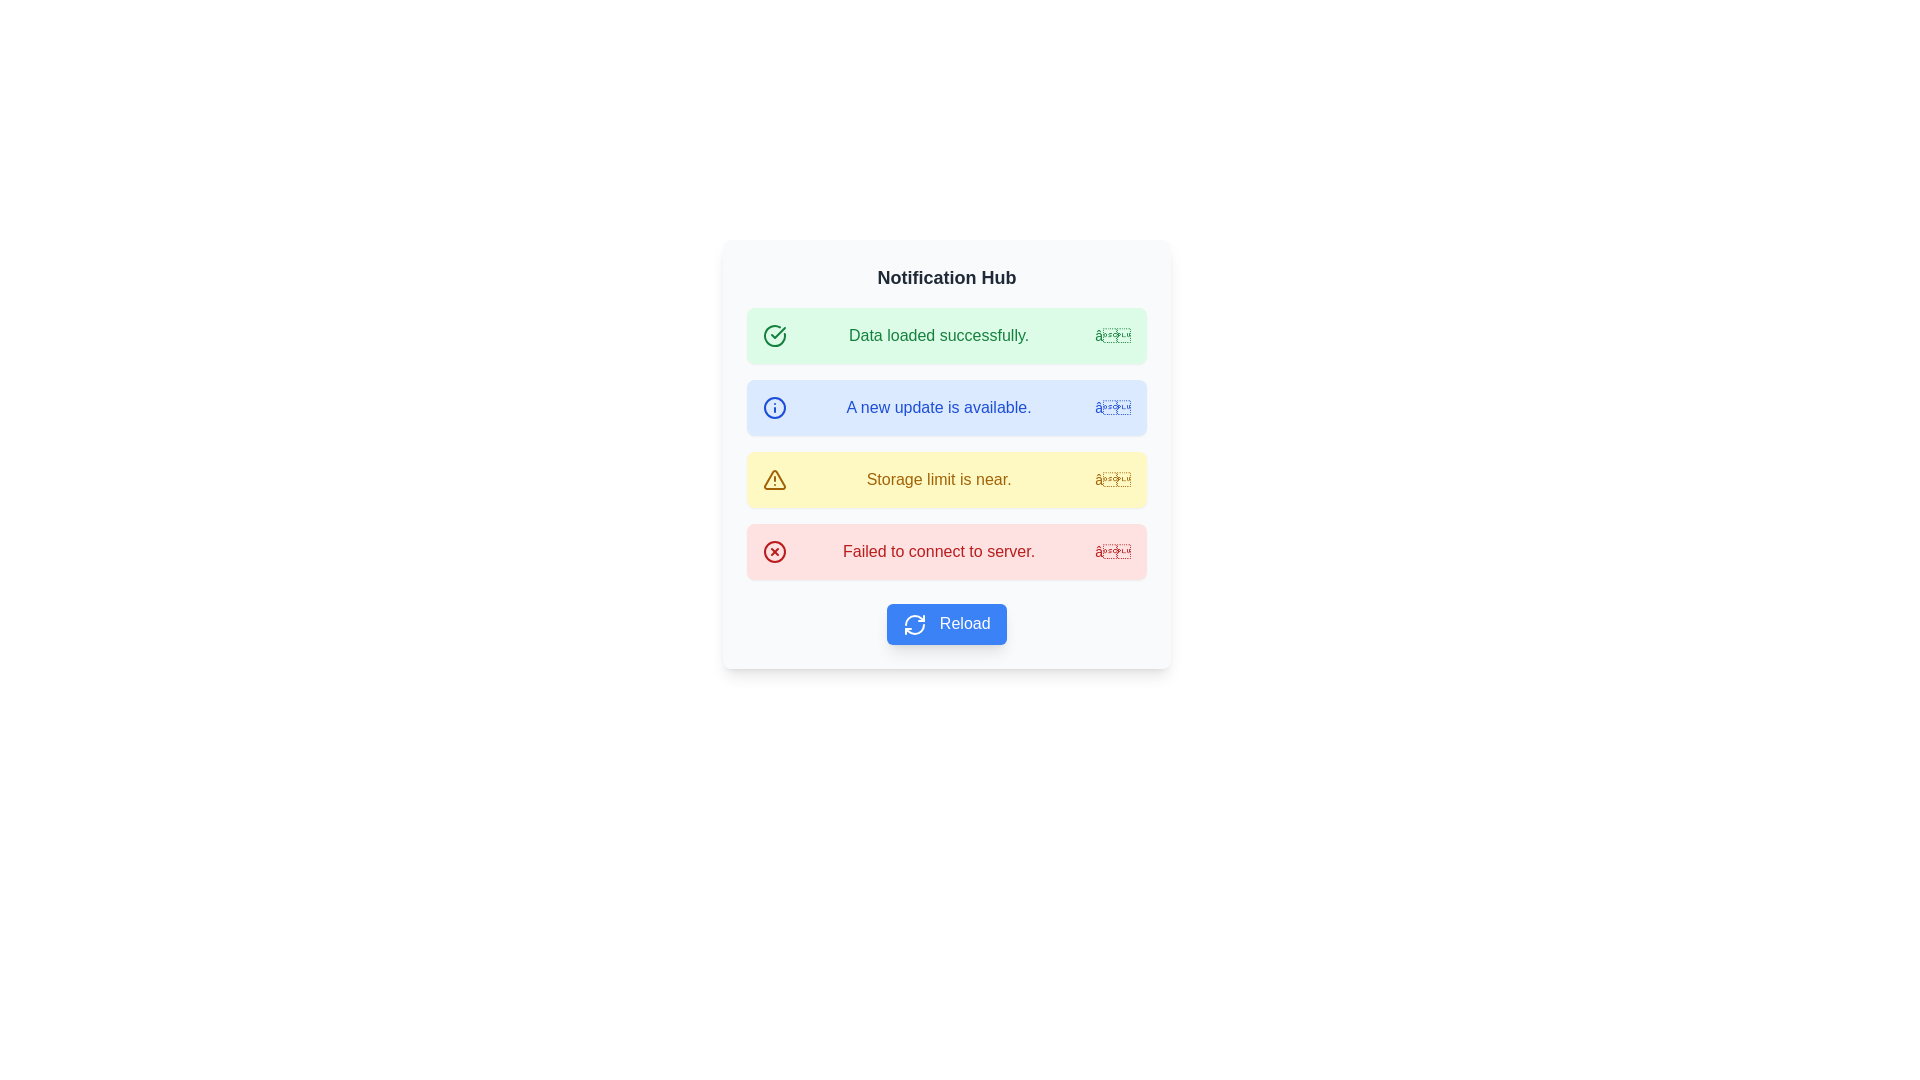 The height and width of the screenshot is (1080, 1920). I want to click on the circular green icon with a checkmark inside, which represents success, located to the left of the text 'Data loaded successfully.', so click(773, 334).